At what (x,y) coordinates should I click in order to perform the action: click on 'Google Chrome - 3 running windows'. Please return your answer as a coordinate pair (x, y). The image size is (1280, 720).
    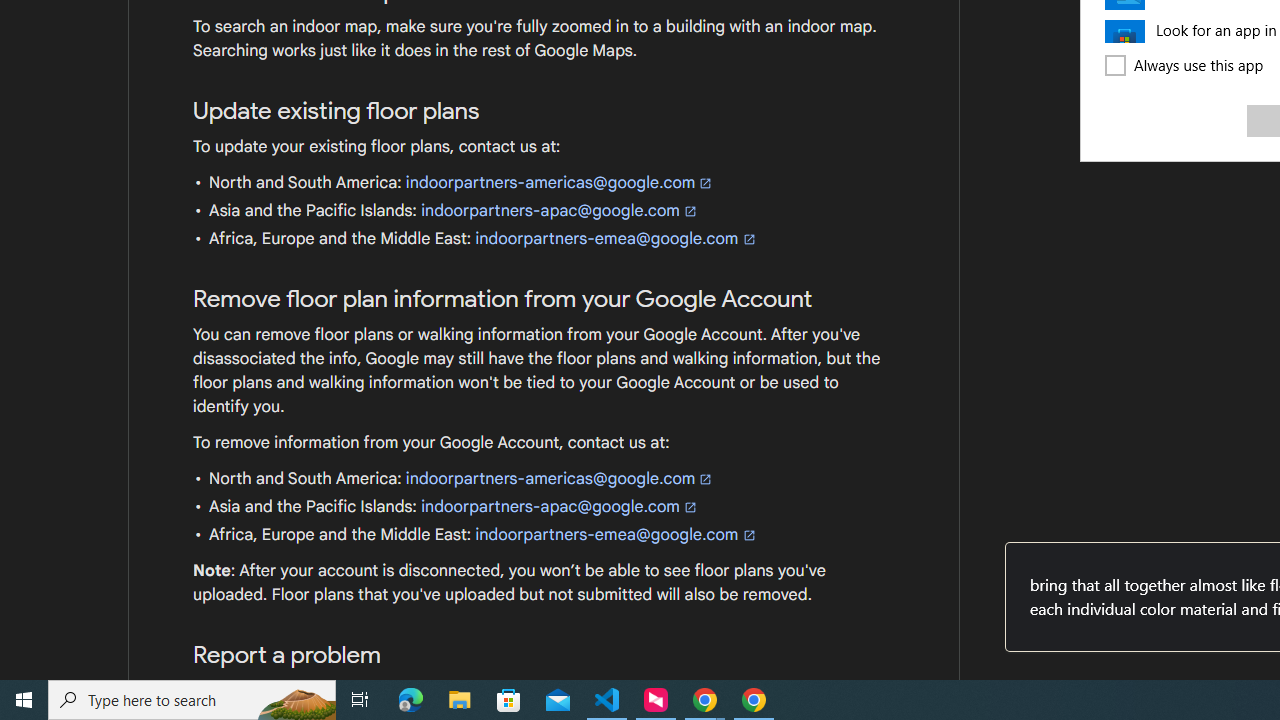
    Looking at the image, I should click on (705, 698).